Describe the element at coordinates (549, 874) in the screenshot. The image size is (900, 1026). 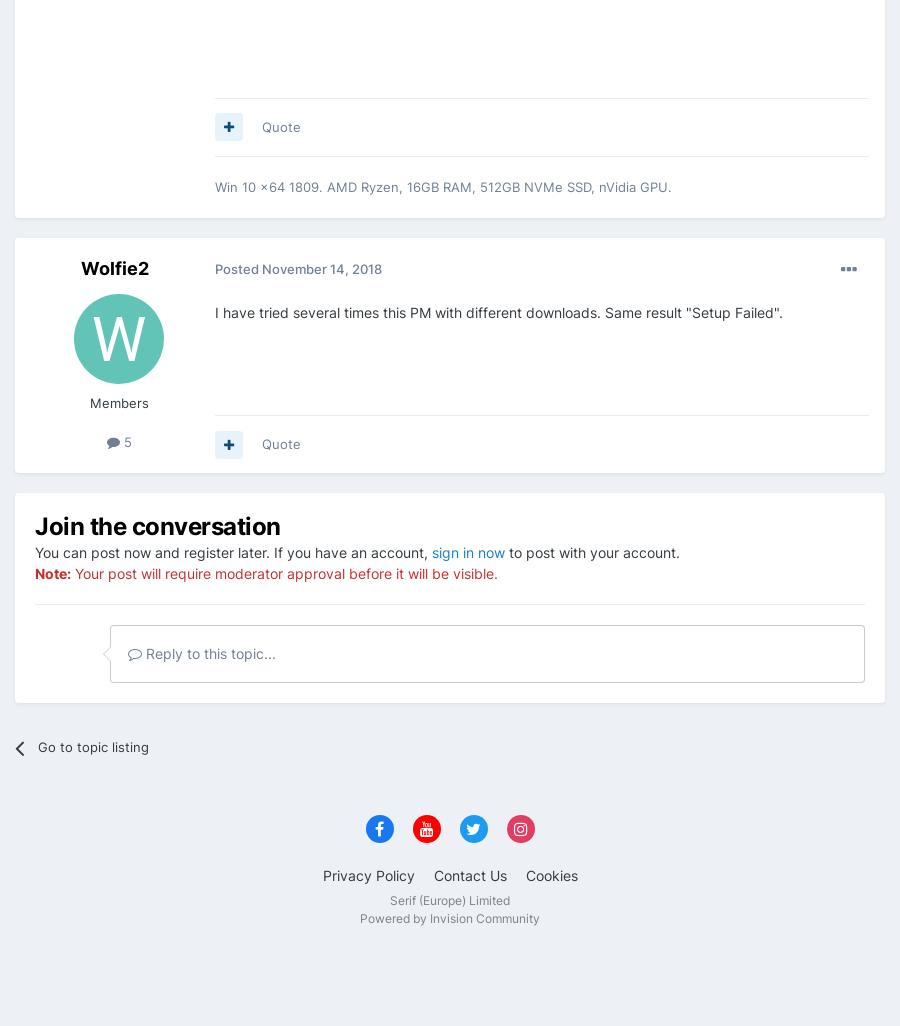
I see `'Cookies'` at that location.